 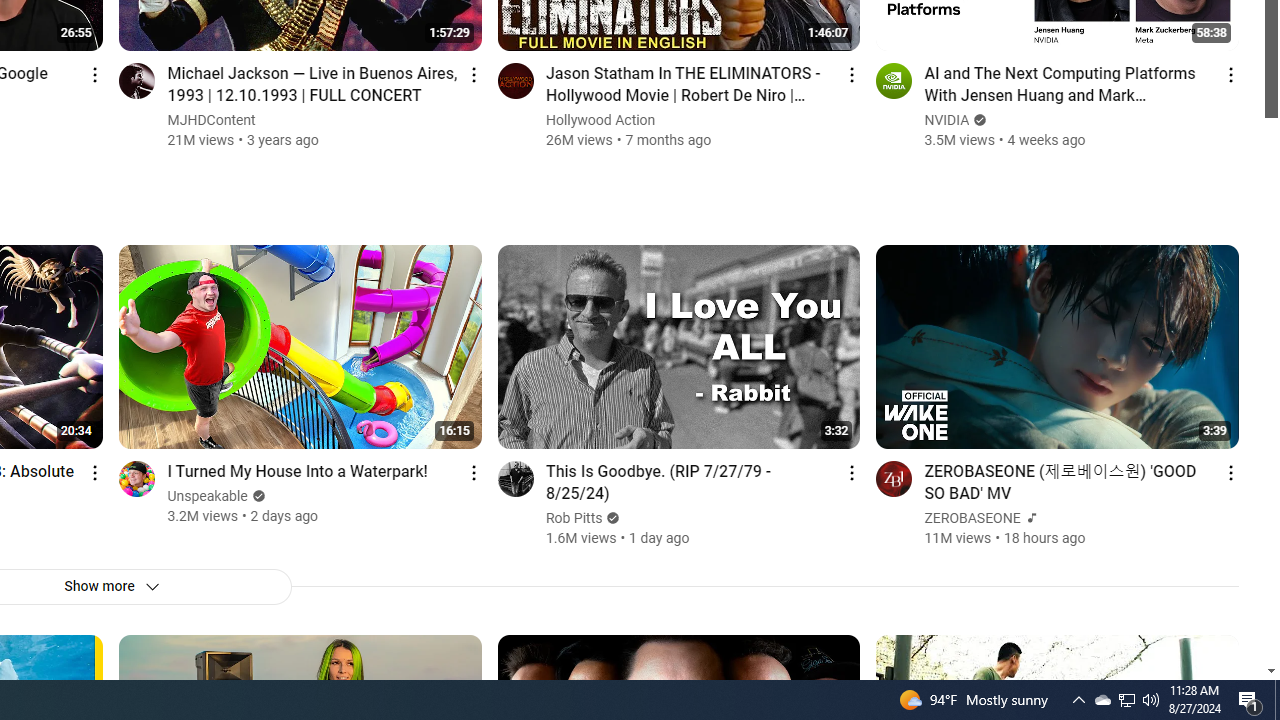 I want to click on 'Go to channel', so click(x=893, y=478).